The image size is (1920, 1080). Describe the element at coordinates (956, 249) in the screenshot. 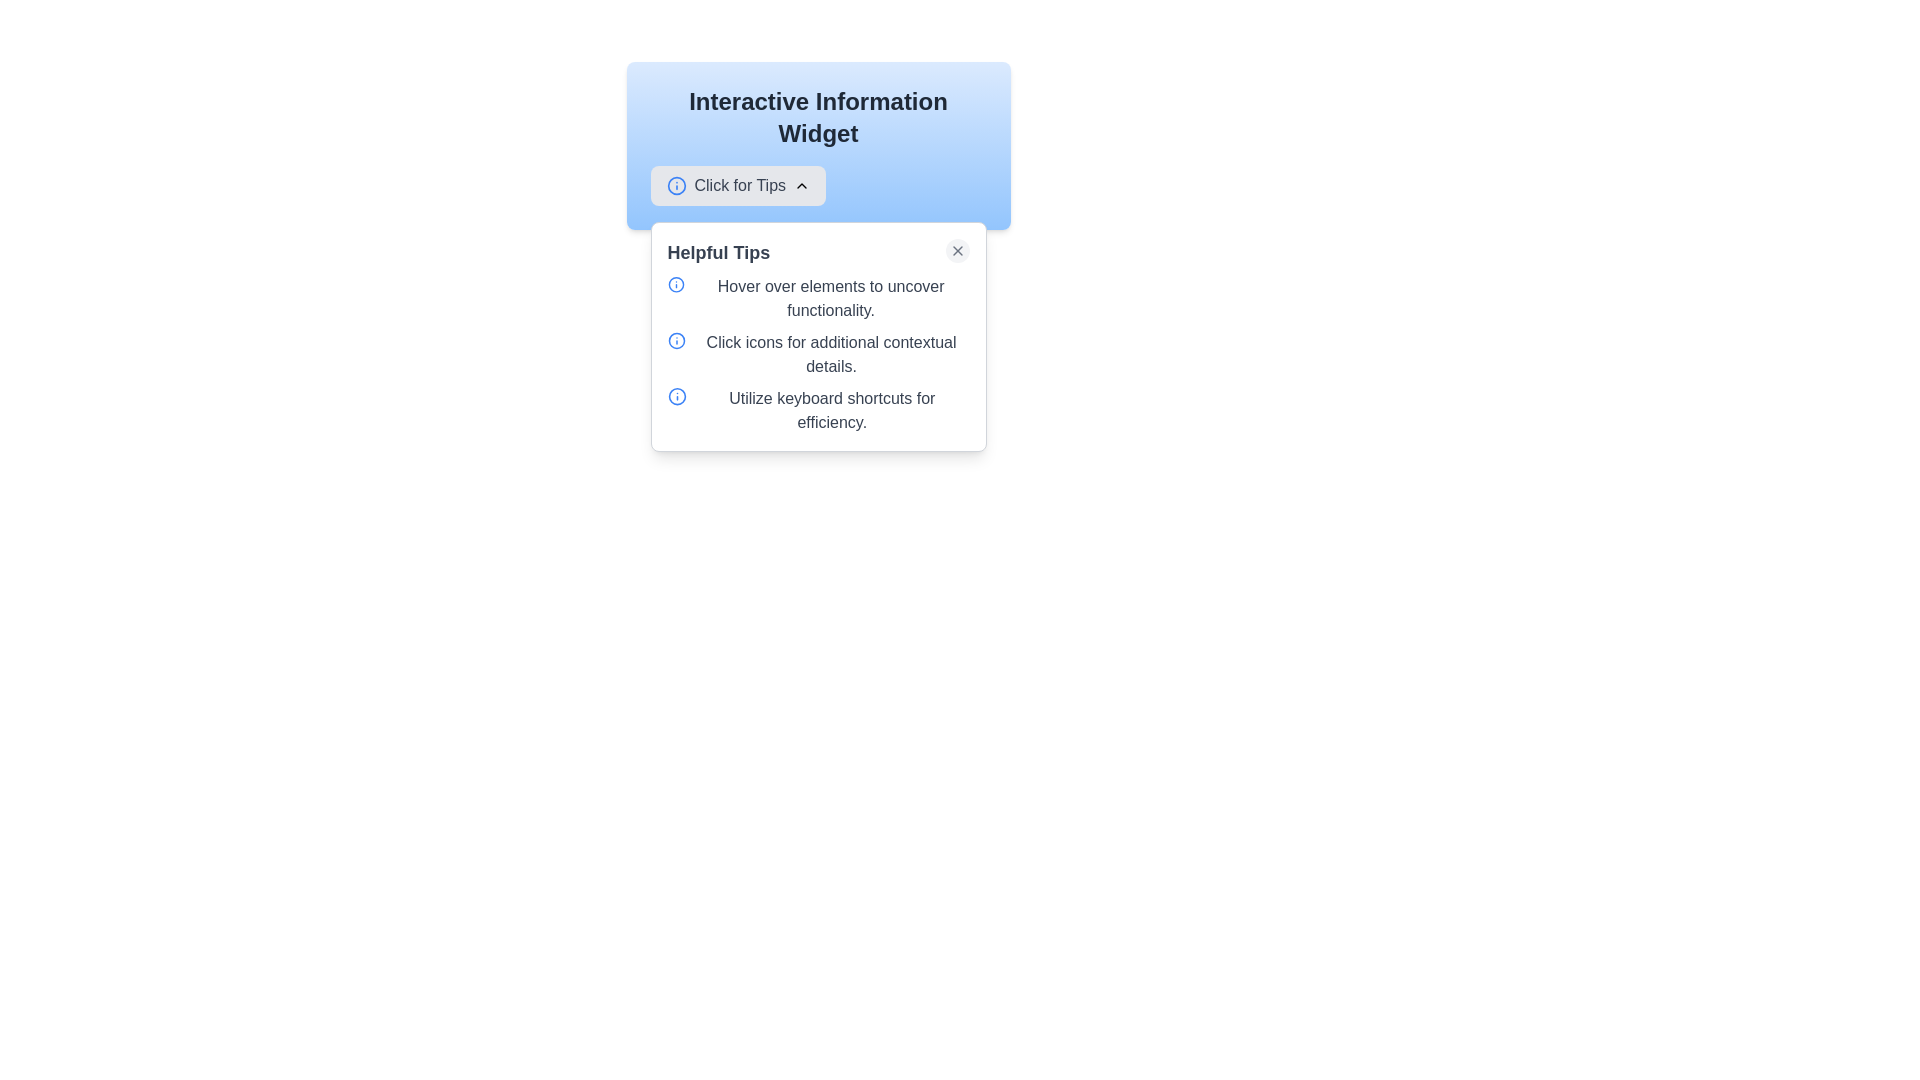

I see `the close button located at the top-right corner of the 'Helpful Tips' panel to activate its hover effect` at that location.